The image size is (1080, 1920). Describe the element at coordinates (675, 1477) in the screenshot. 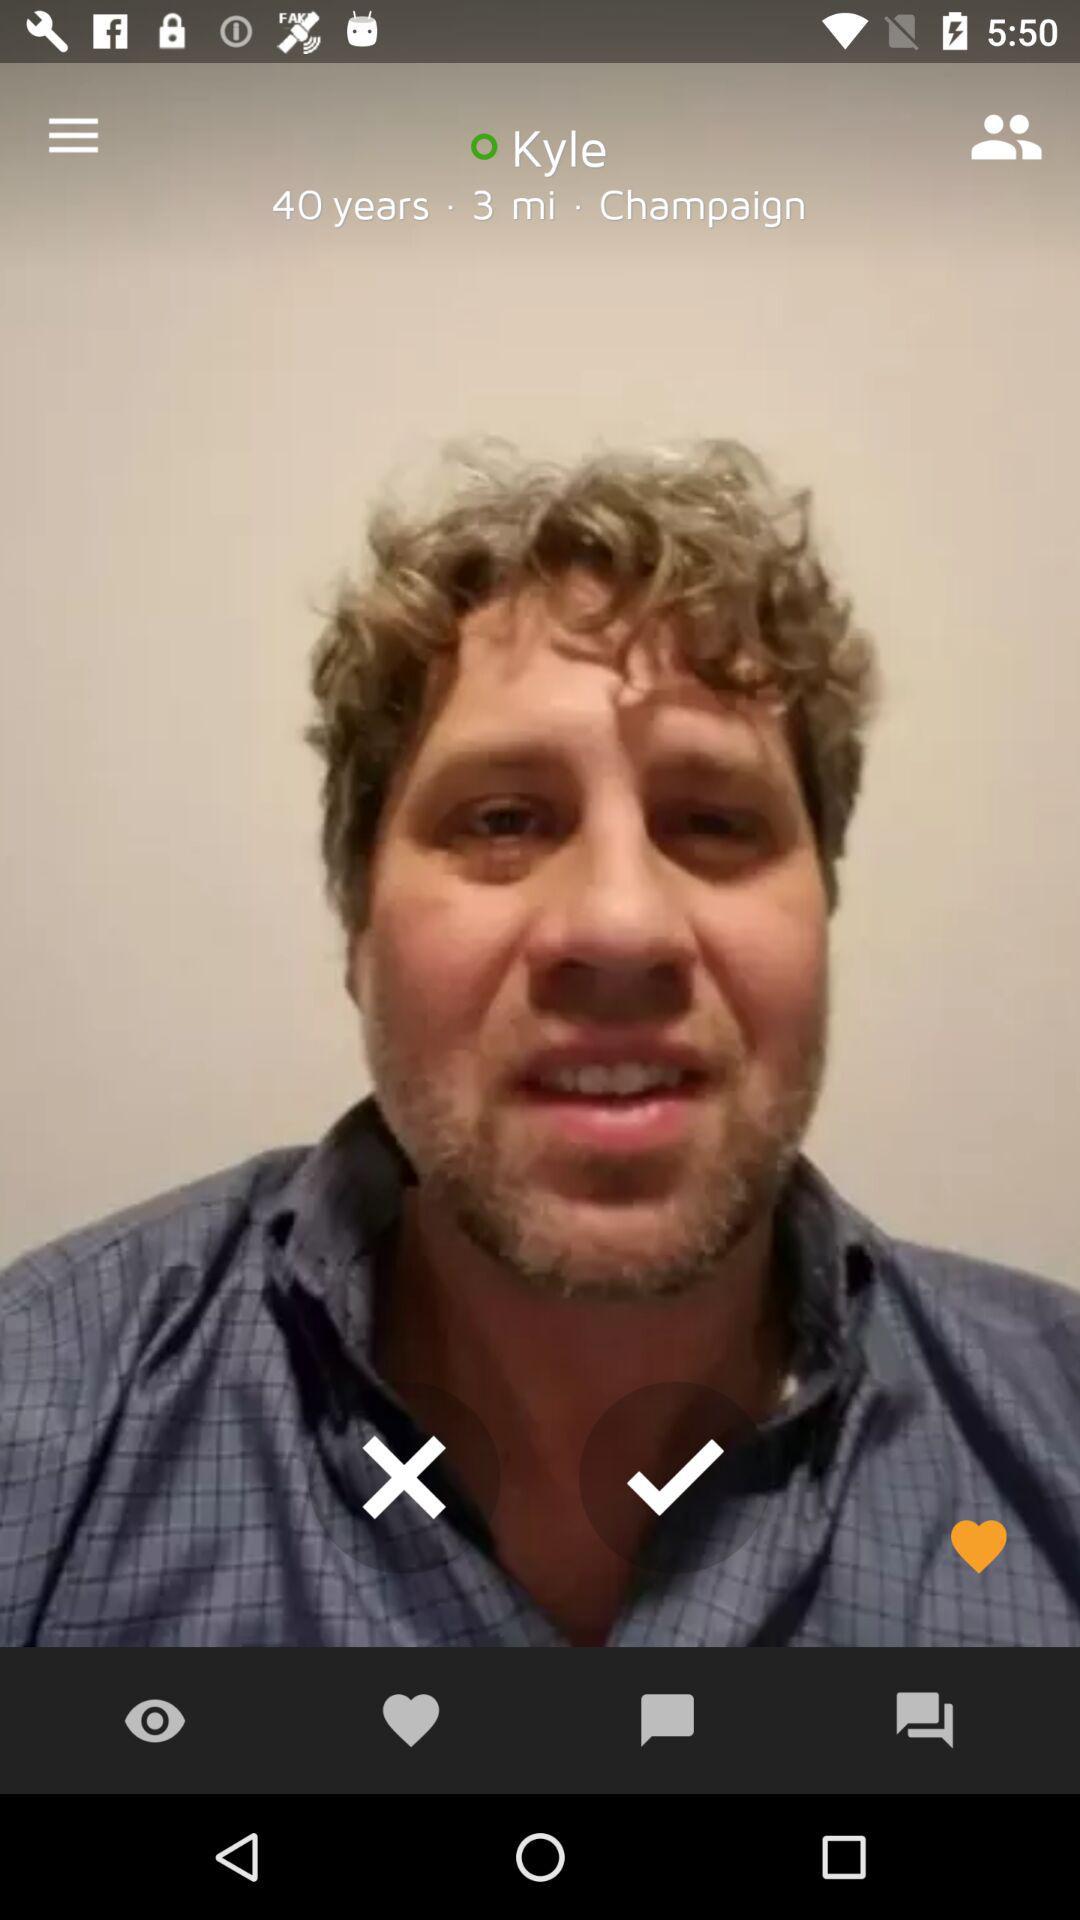

I see `the check icon` at that location.